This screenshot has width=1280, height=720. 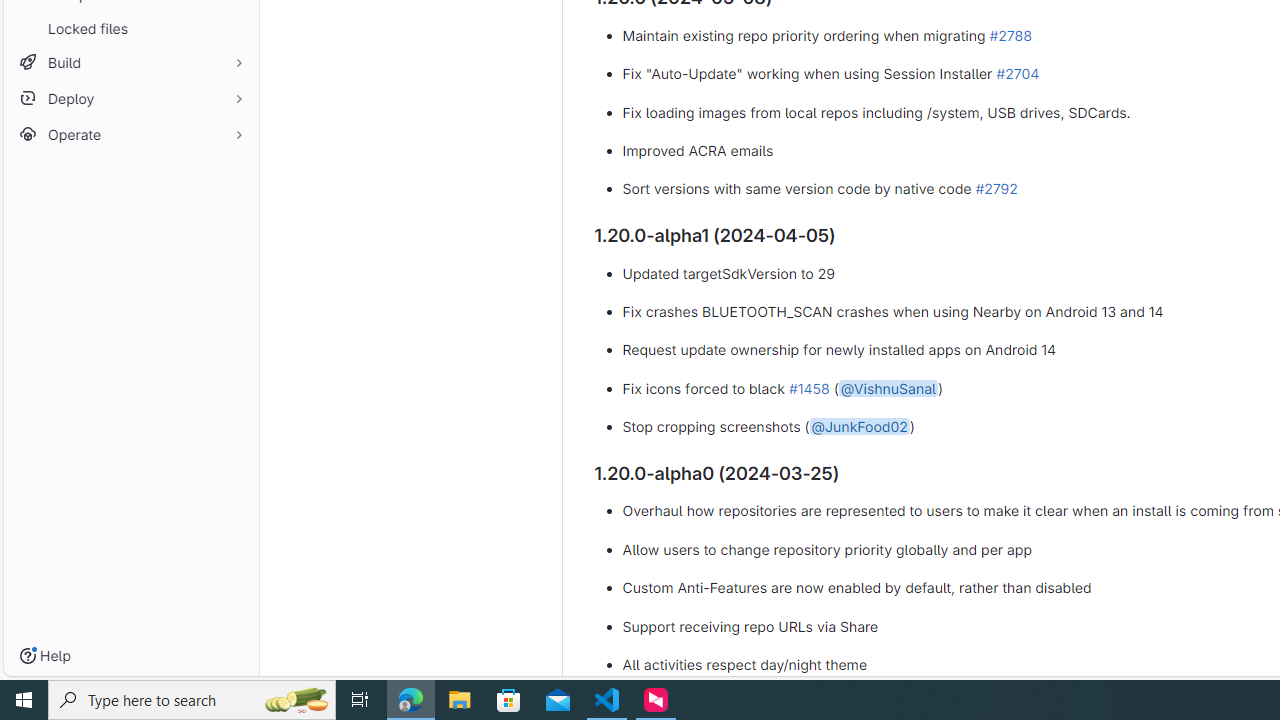 What do you see at coordinates (859, 426) in the screenshot?
I see `'@JunkFood02'` at bounding box center [859, 426].